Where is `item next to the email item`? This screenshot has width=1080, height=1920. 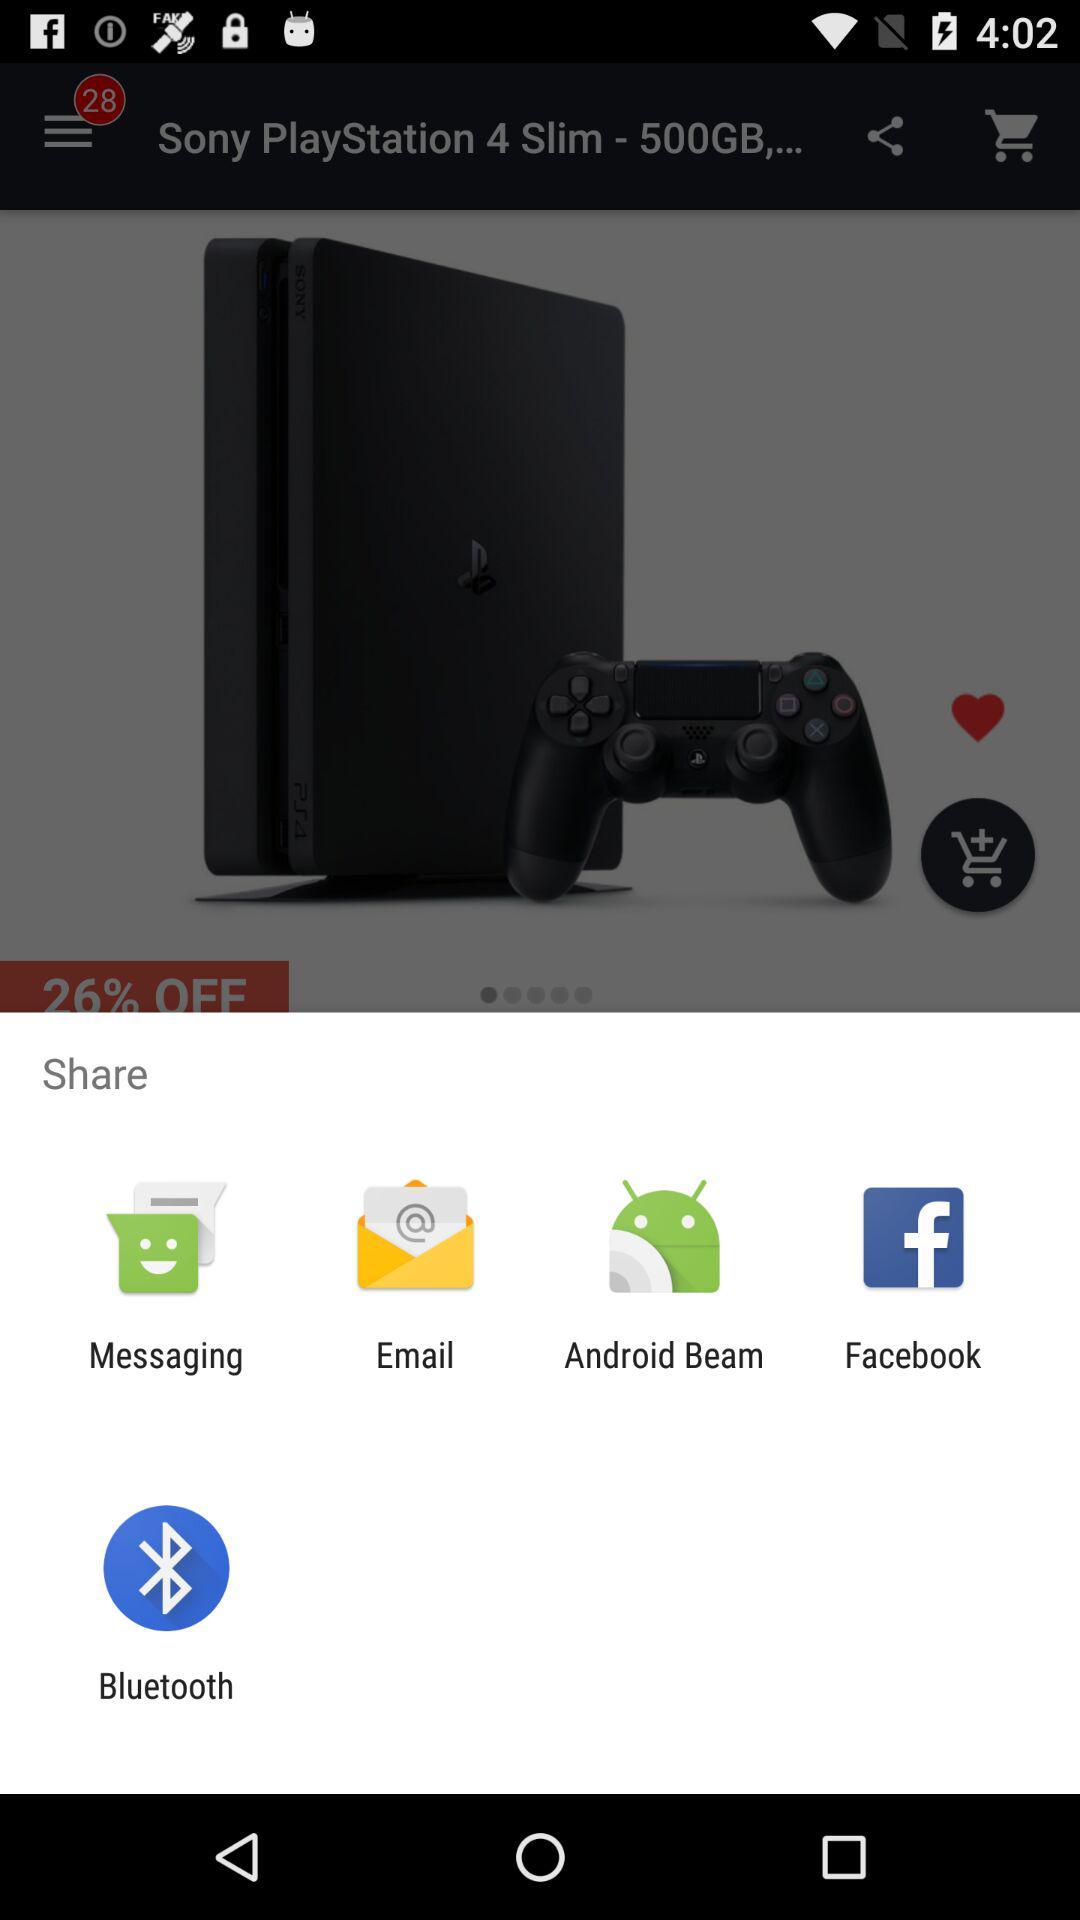 item next to the email item is located at coordinates (664, 1374).